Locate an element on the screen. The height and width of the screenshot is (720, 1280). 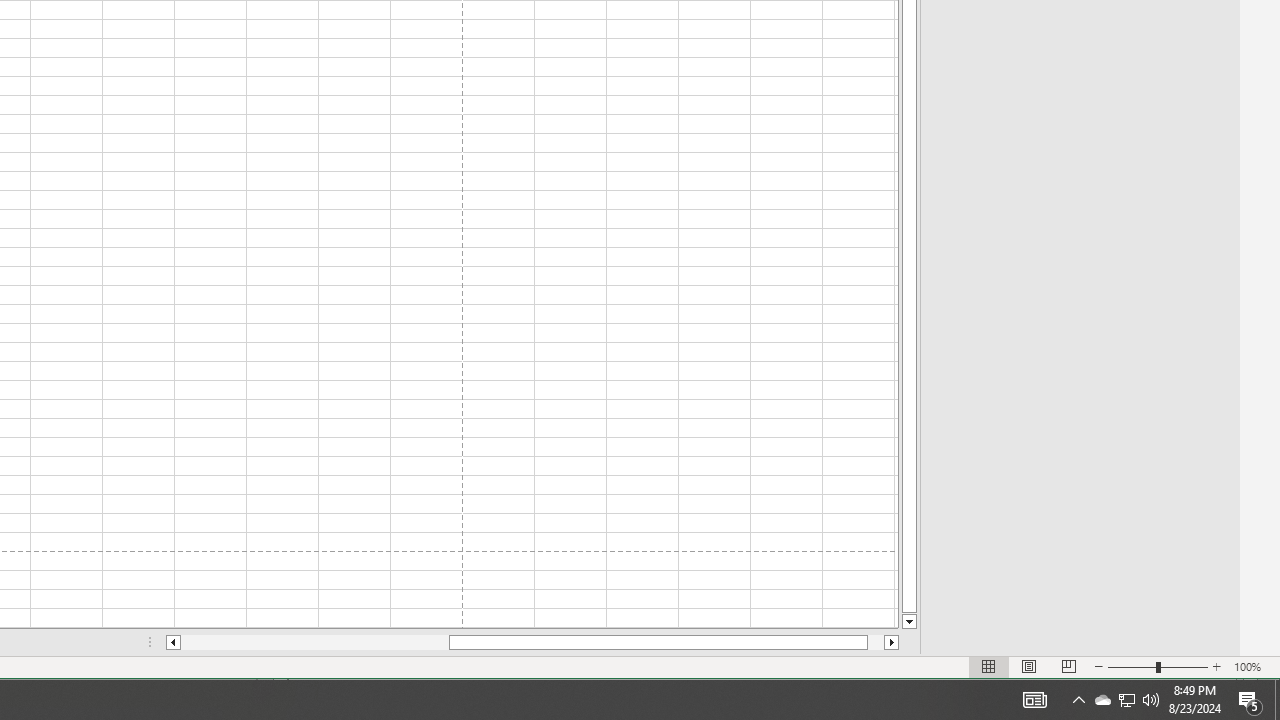
'User Promoted Notification Area' is located at coordinates (1078, 698).